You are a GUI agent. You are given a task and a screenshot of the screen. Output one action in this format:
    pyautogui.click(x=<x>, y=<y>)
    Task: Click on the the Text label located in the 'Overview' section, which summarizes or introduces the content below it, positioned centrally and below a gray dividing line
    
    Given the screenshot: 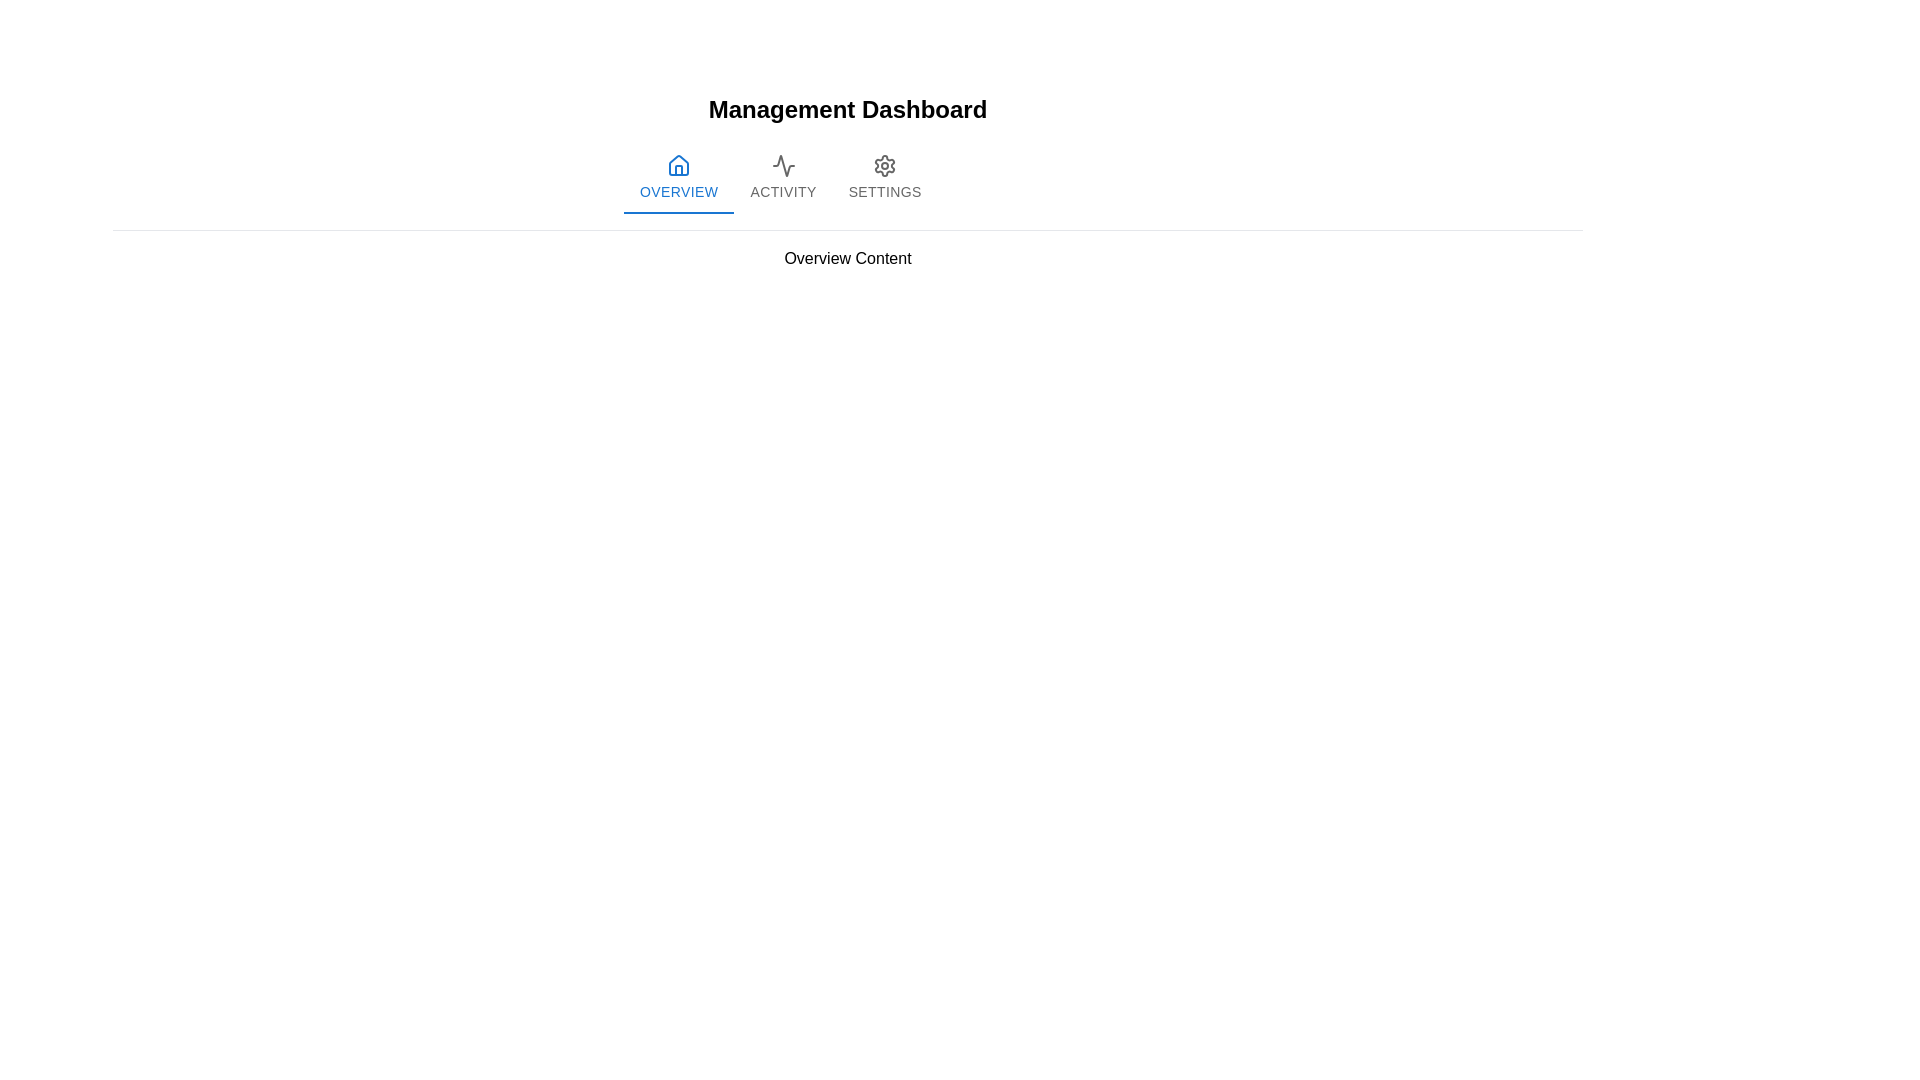 What is the action you would take?
    pyautogui.click(x=848, y=257)
    